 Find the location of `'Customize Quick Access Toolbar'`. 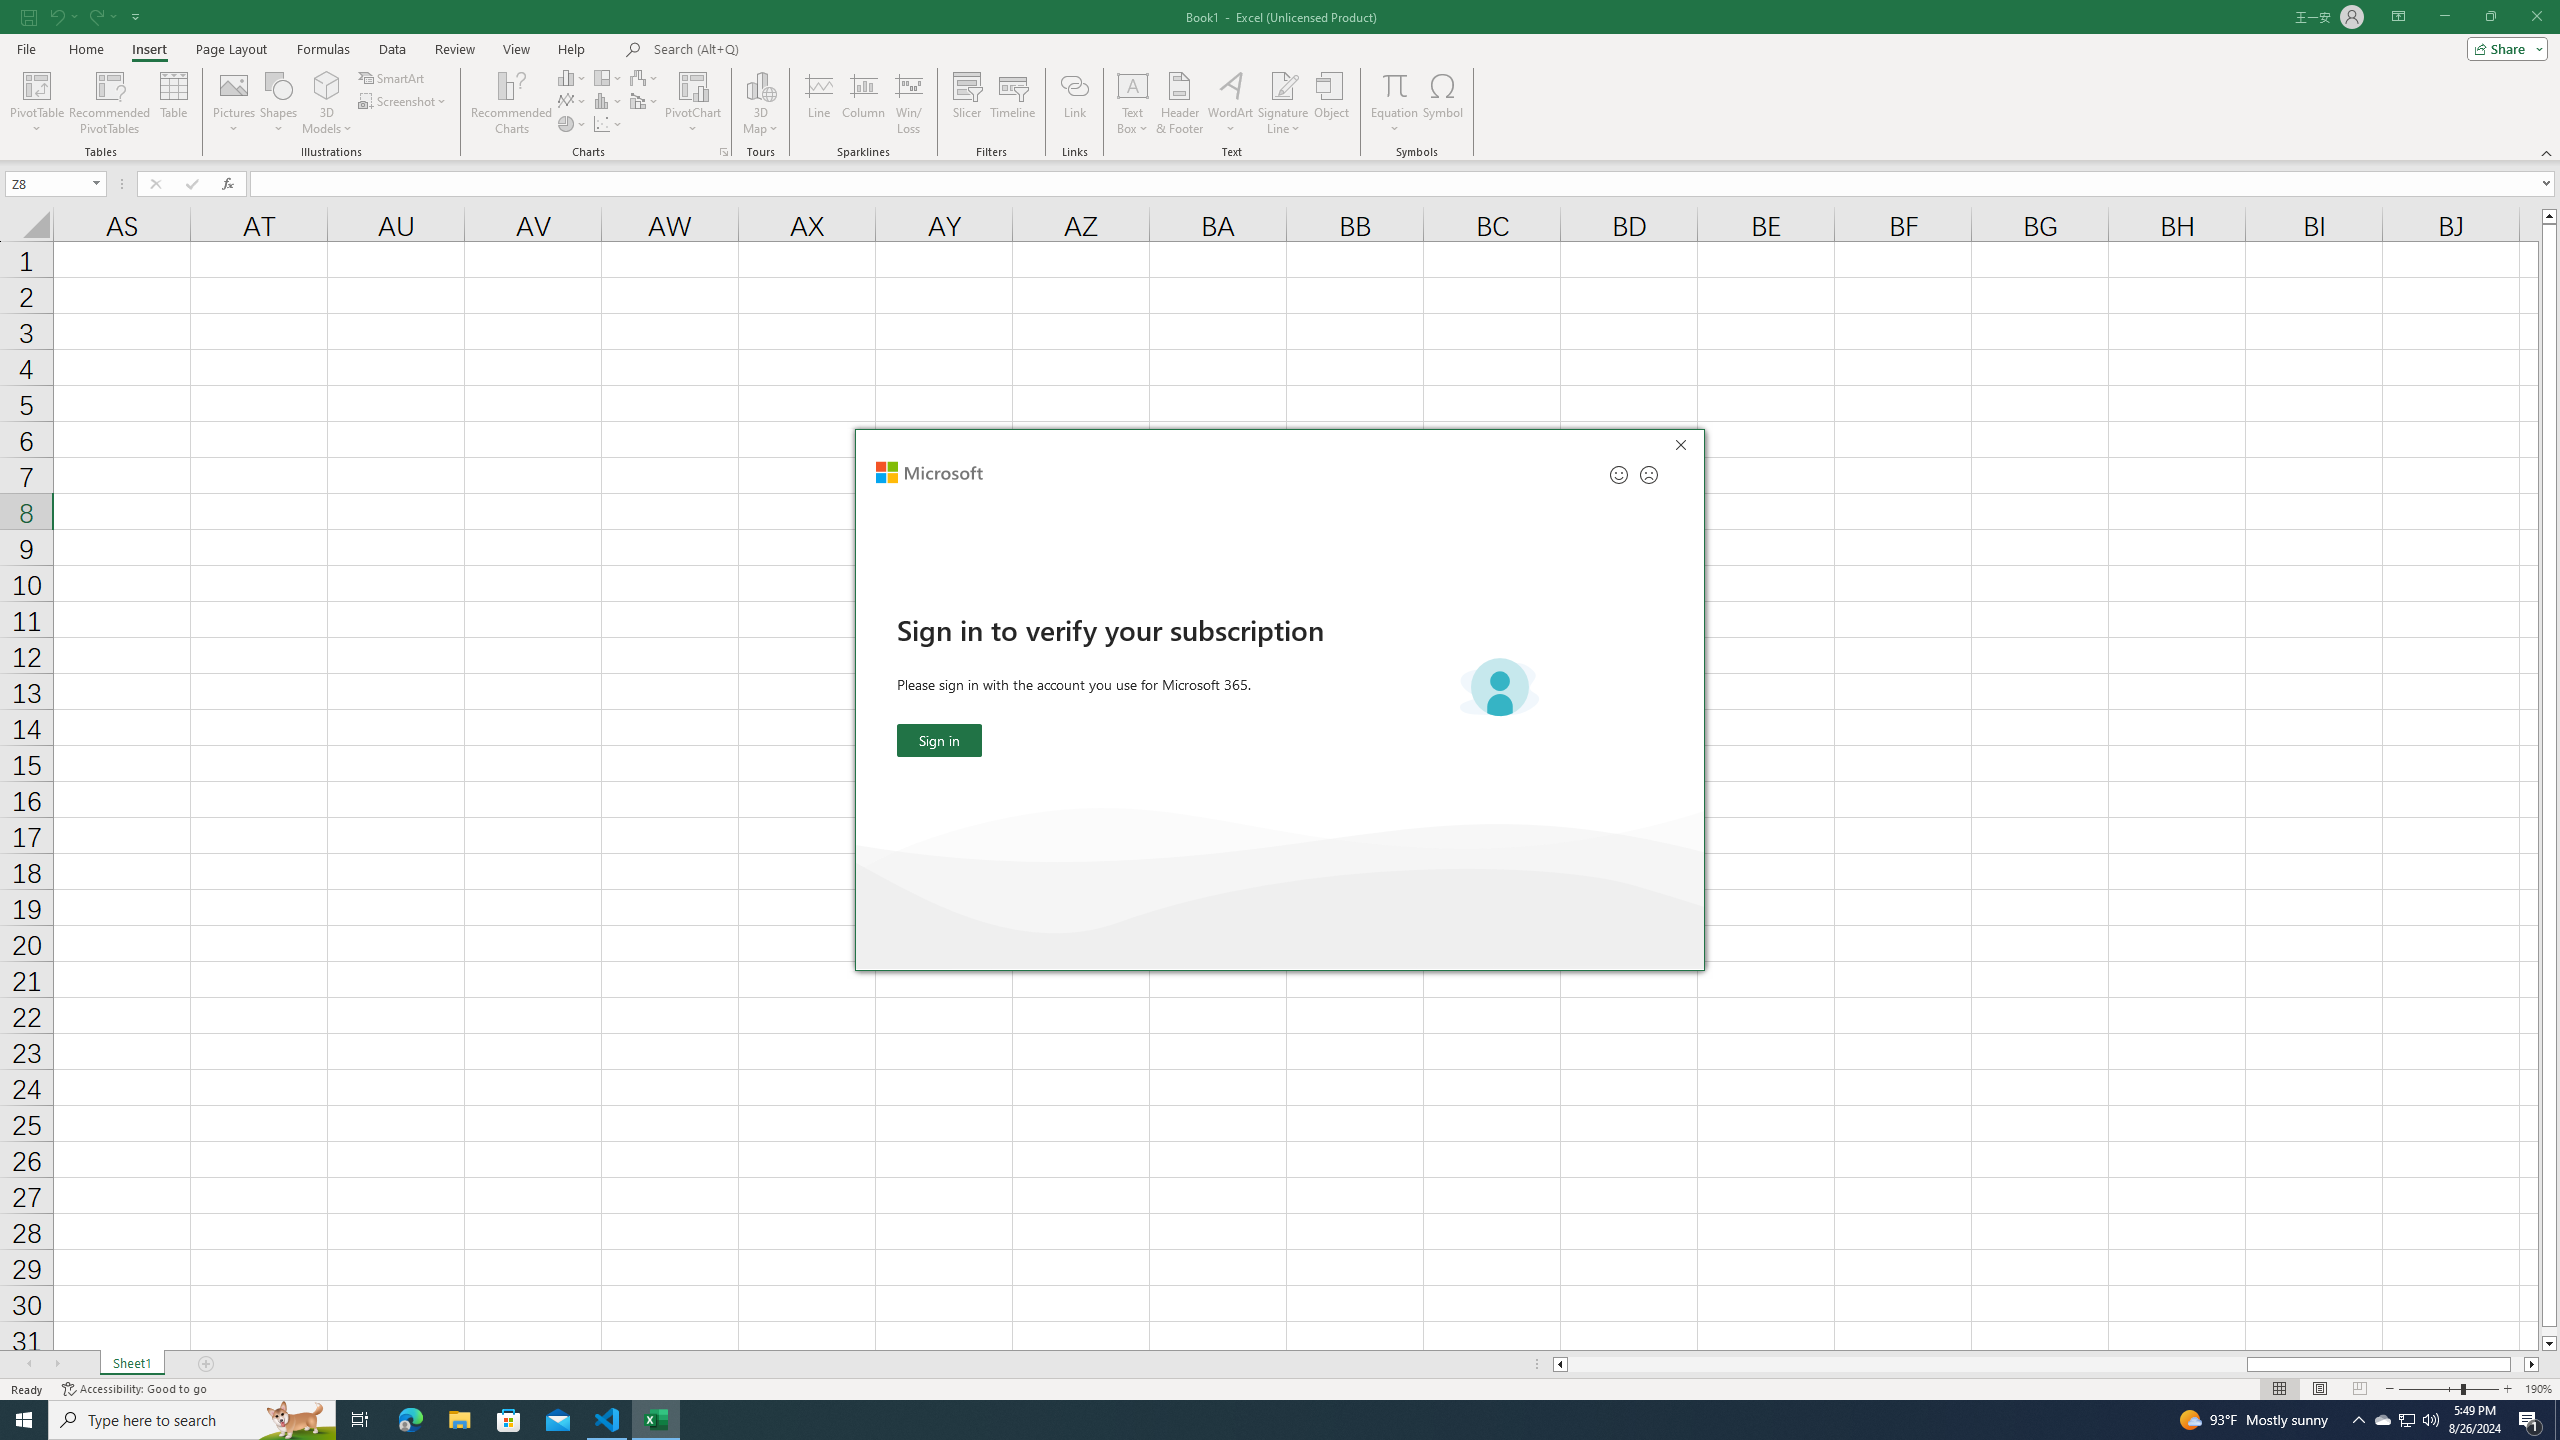

'Customize Quick Access Toolbar' is located at coordinates (135, 15).